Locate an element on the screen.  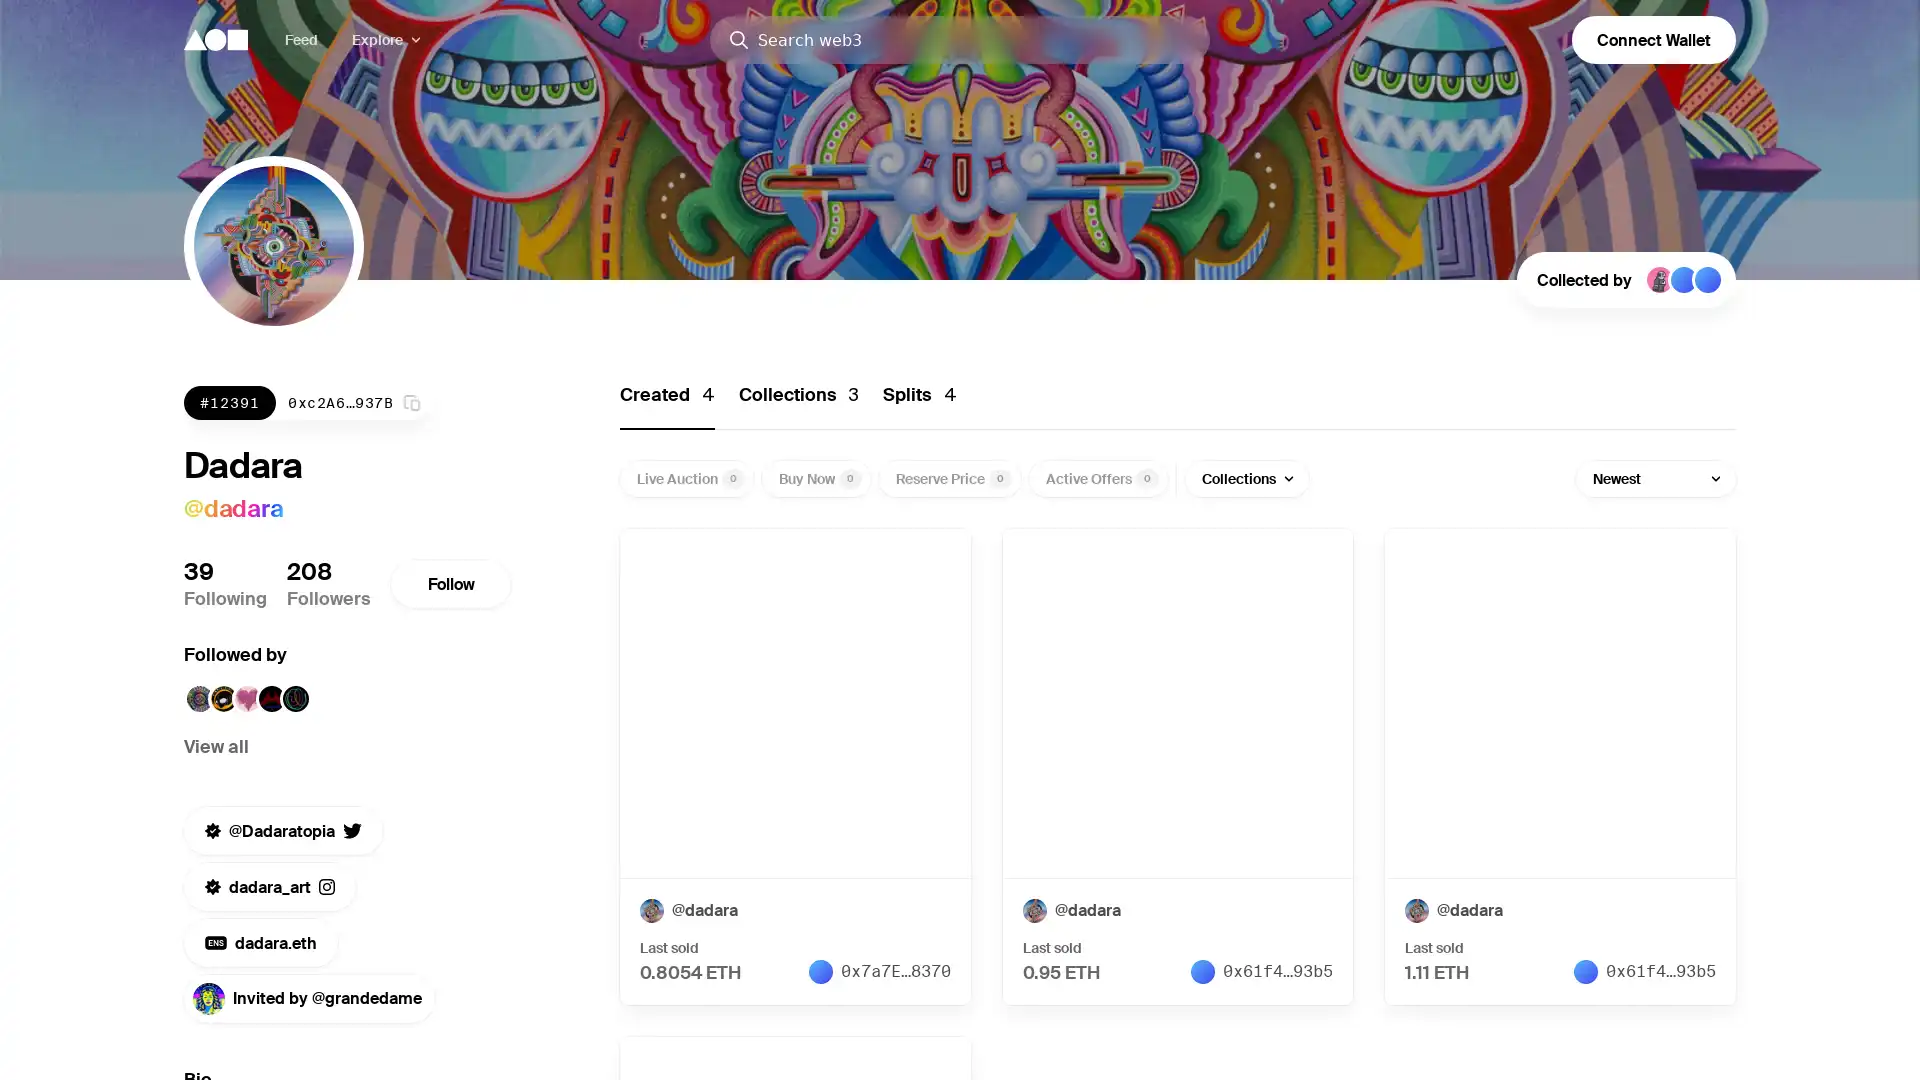
Active Offers 0 is located at coordinates (1097, 478).